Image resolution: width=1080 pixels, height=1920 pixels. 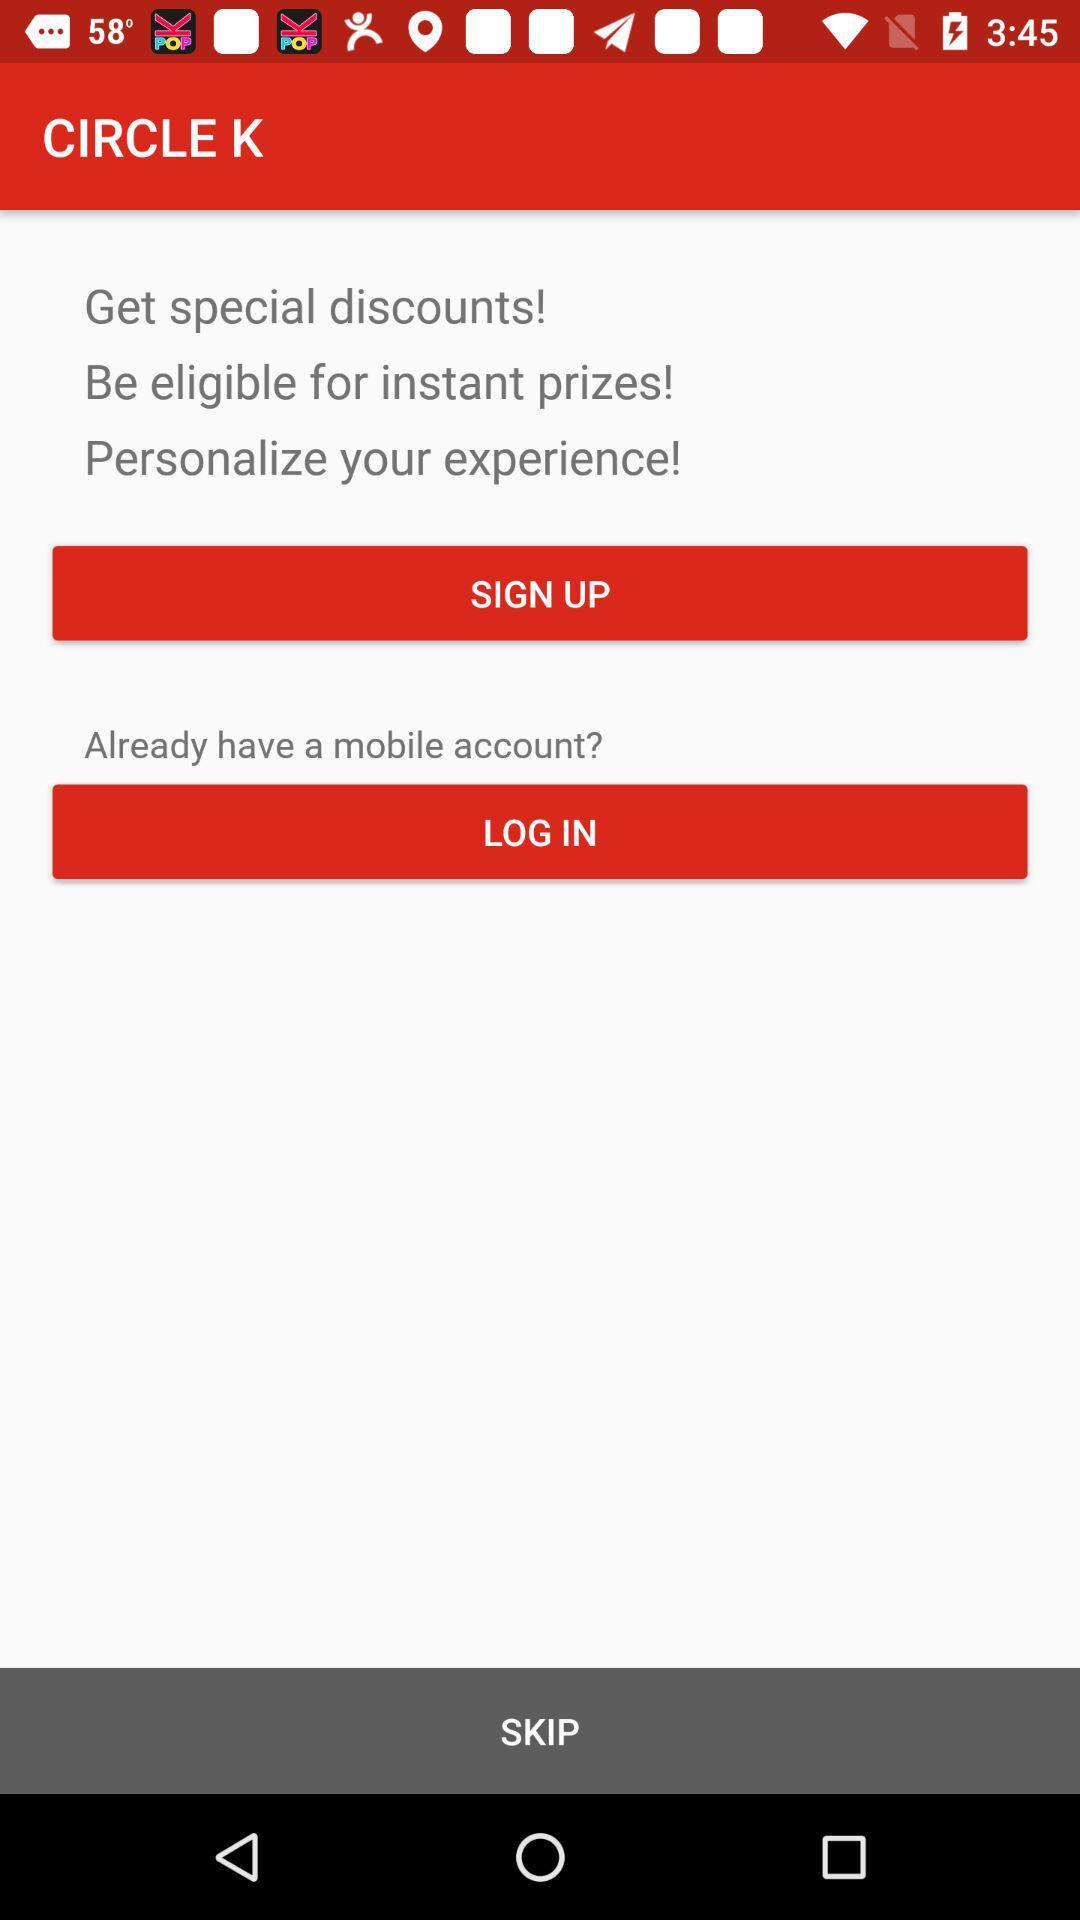 What do you see at coordinates (540, 1730) in the screenshot?
I see `the skip` at bounding box center [540, 1730].